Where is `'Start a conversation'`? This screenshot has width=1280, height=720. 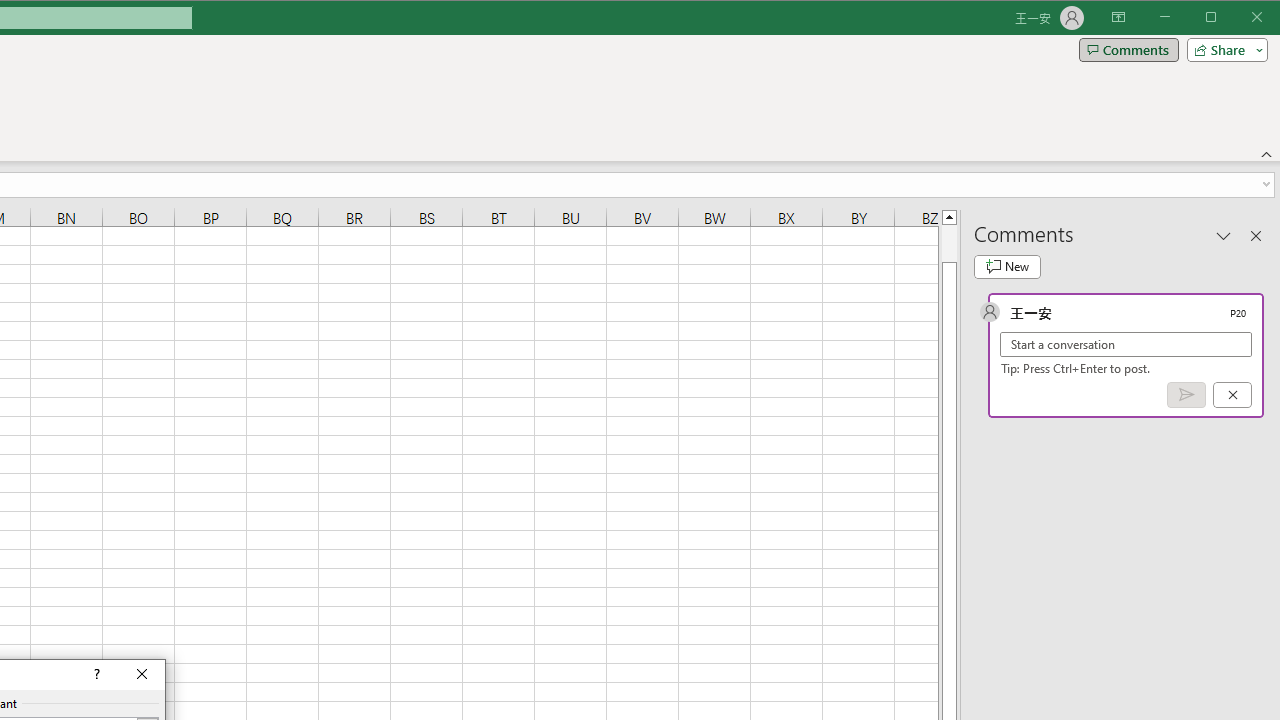
'Start a conversation' is located at coordinates (1126, 343).